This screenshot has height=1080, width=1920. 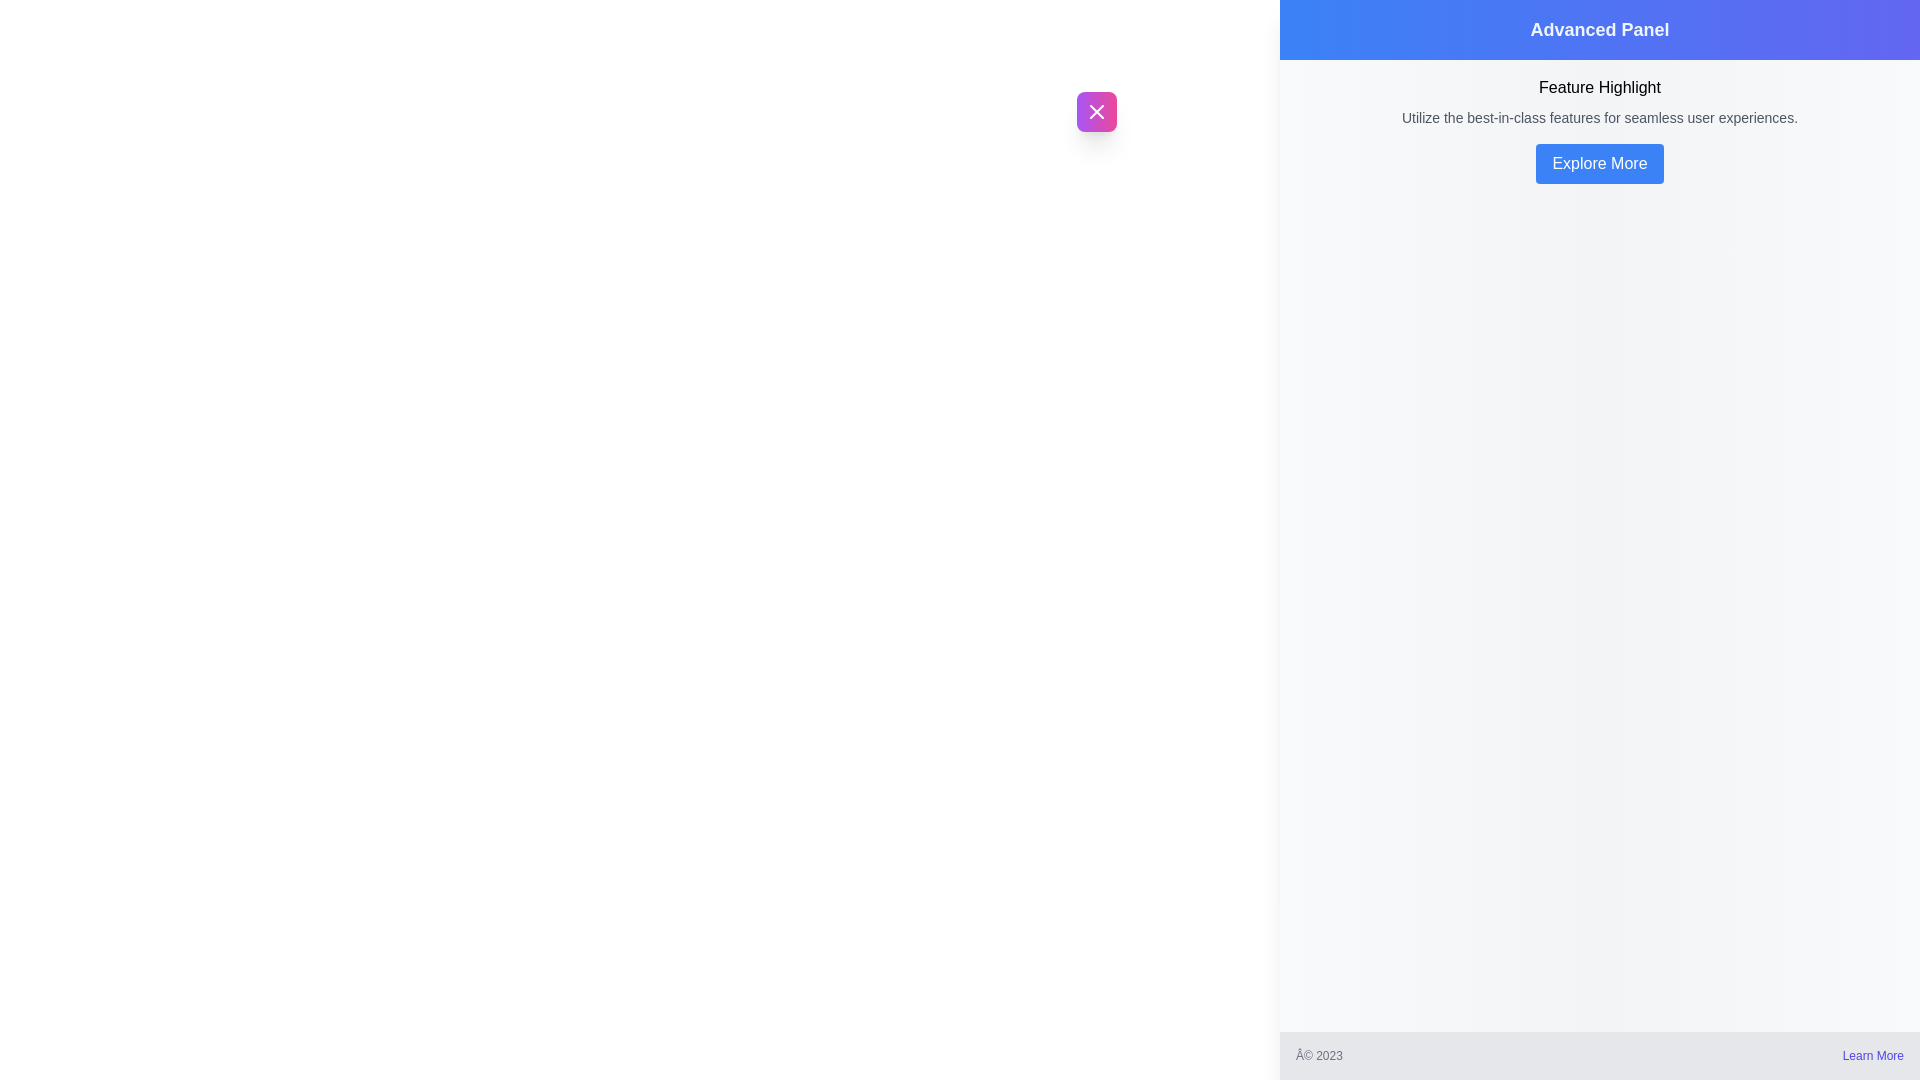 I want to click on the 'Explore More' button, which has a blue background and white text, to observe any hover-related effects, so click(x=1598, y=163).